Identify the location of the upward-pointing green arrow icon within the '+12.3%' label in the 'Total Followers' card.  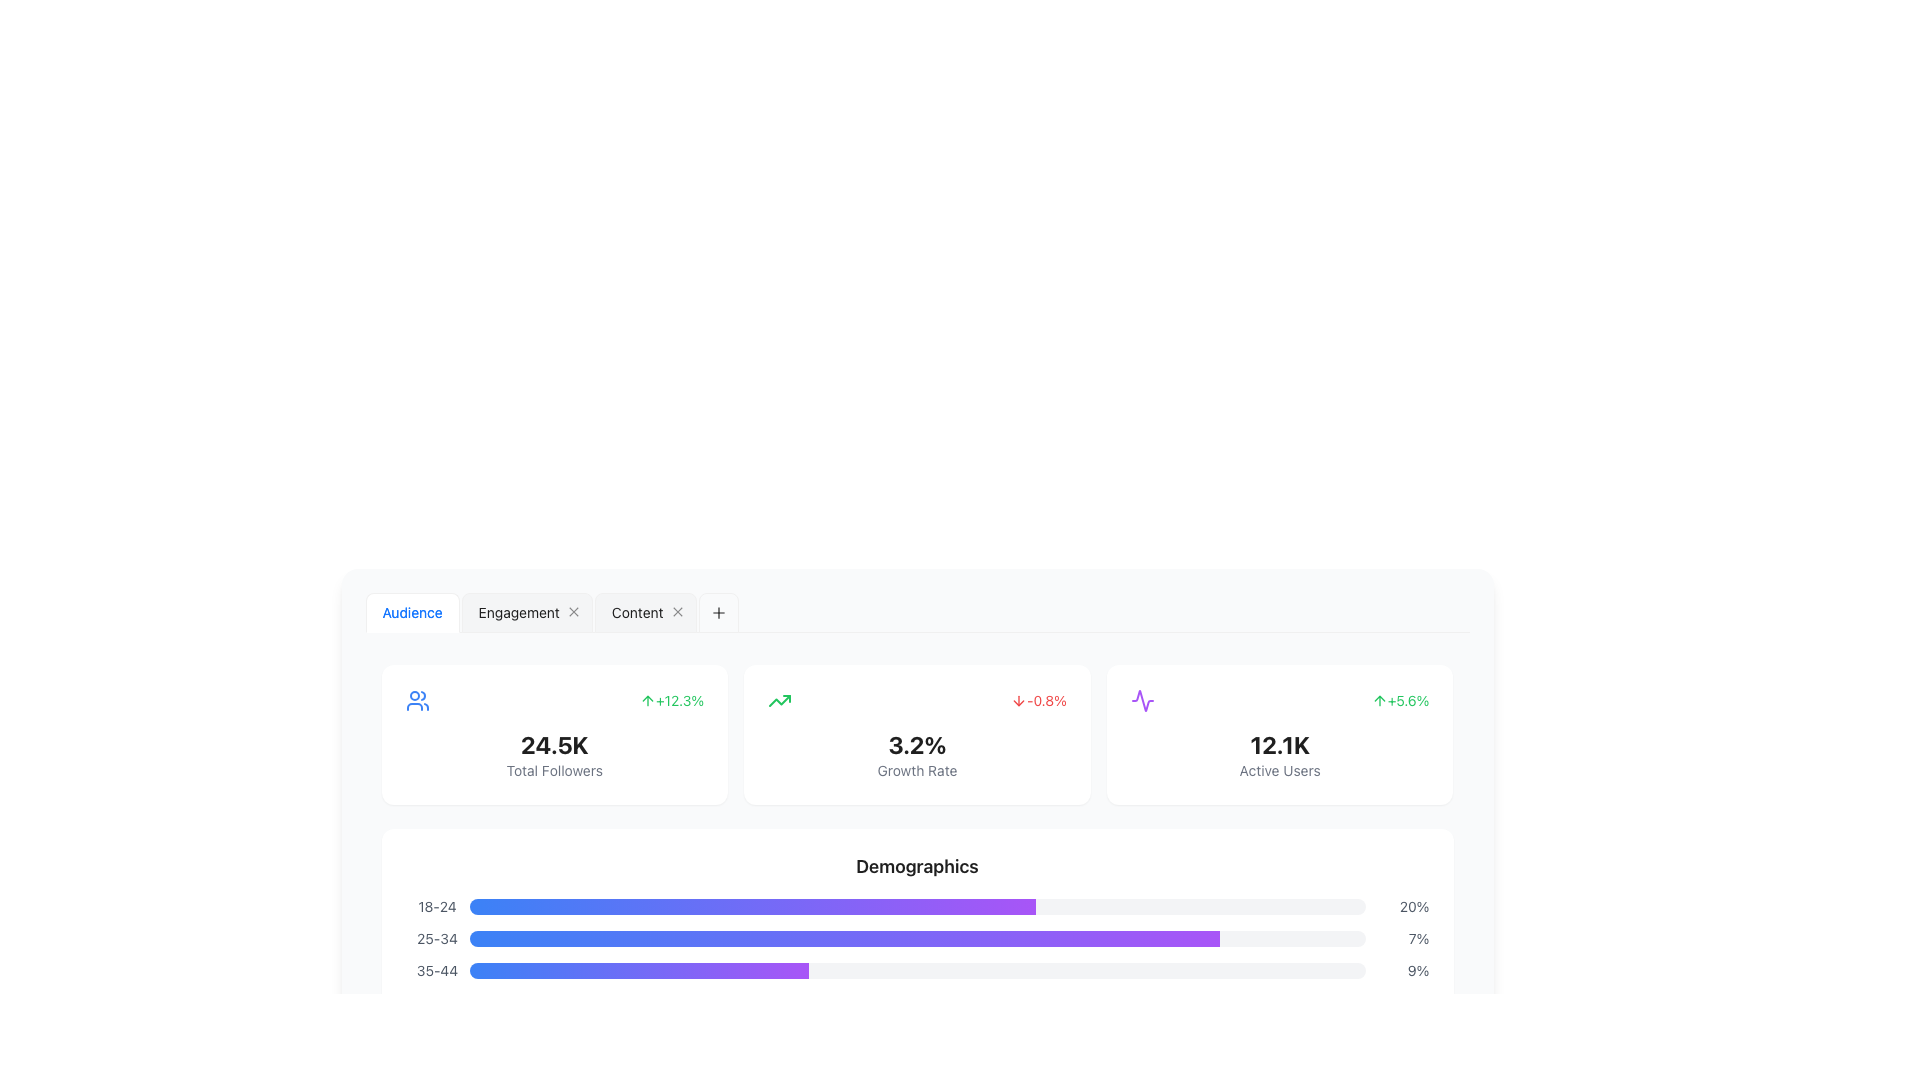
(648, 700).